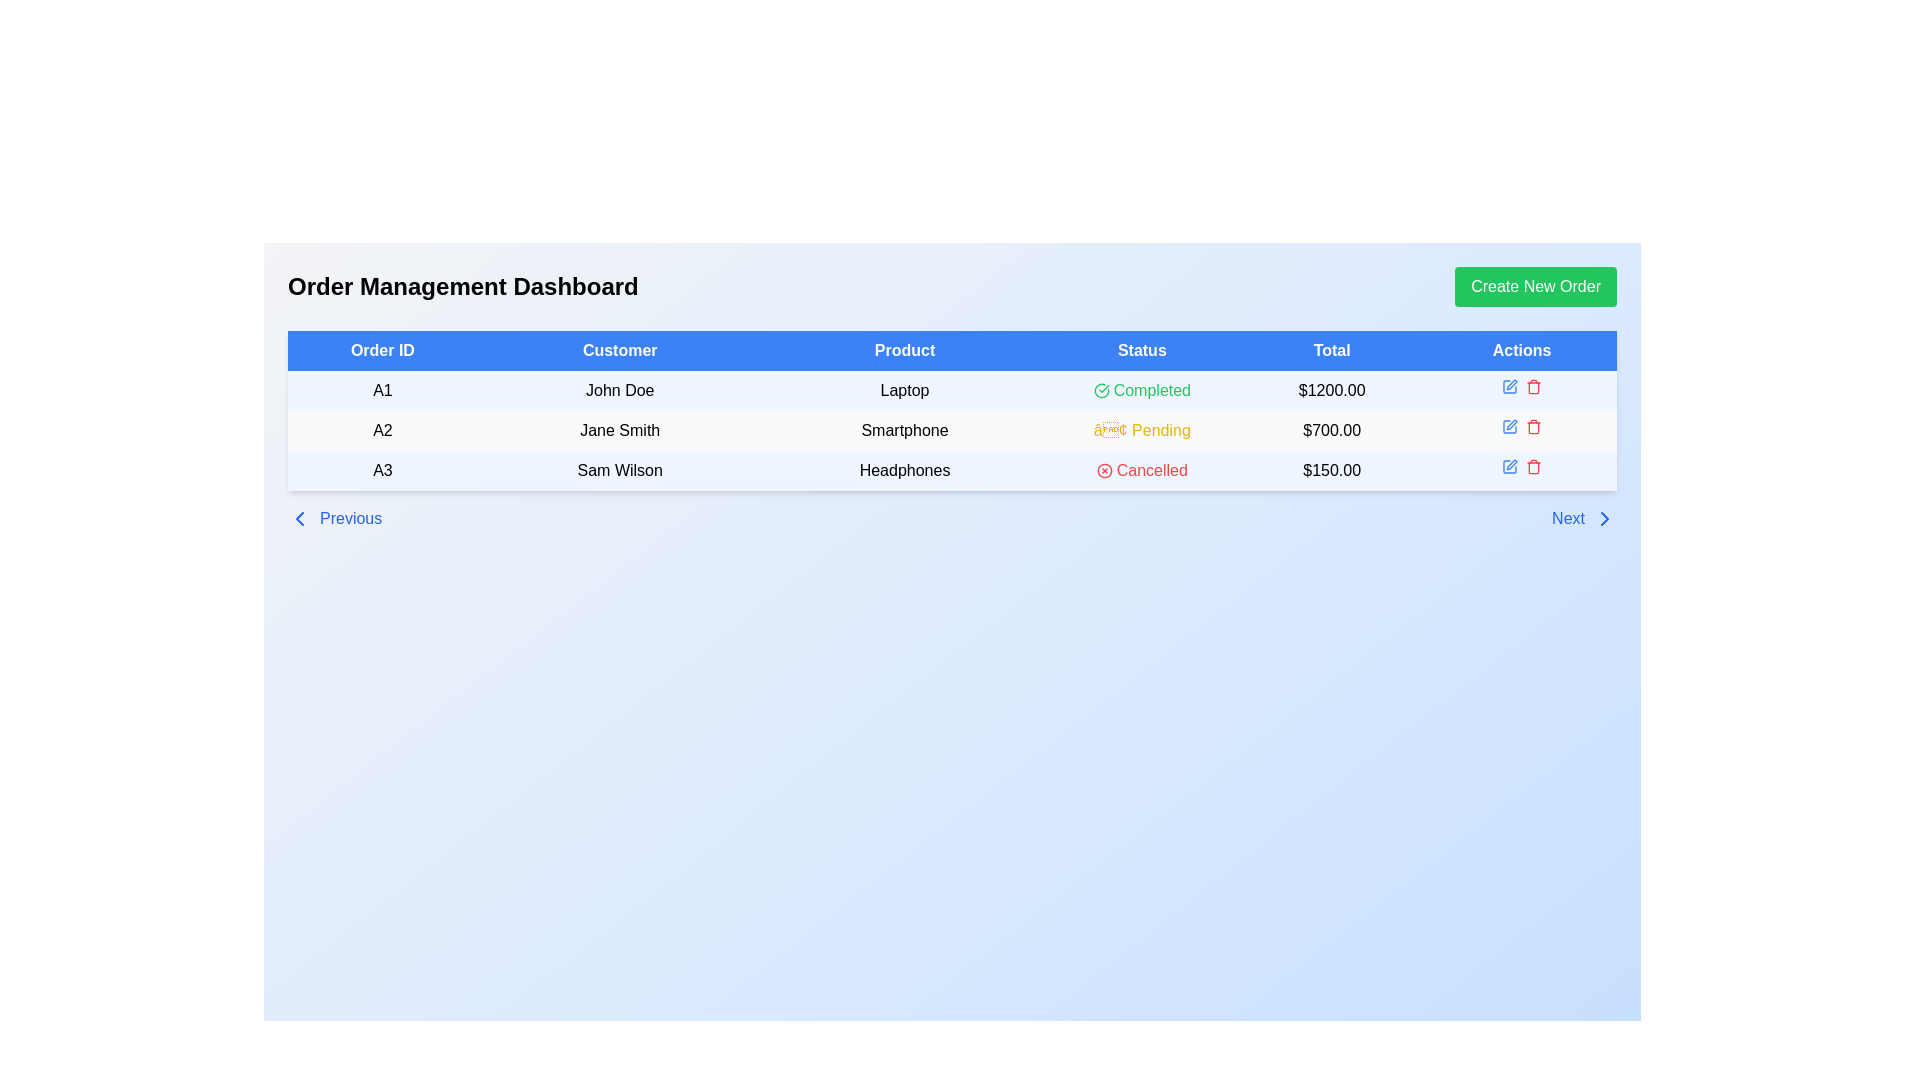 The image size is (1920, 1080). I want to click on the left-facing chevron icon with a thin blue outline, which is adjacent to the text 'Previous' in the pagination control located in the lower-left corner of the page, so click(298, 518).